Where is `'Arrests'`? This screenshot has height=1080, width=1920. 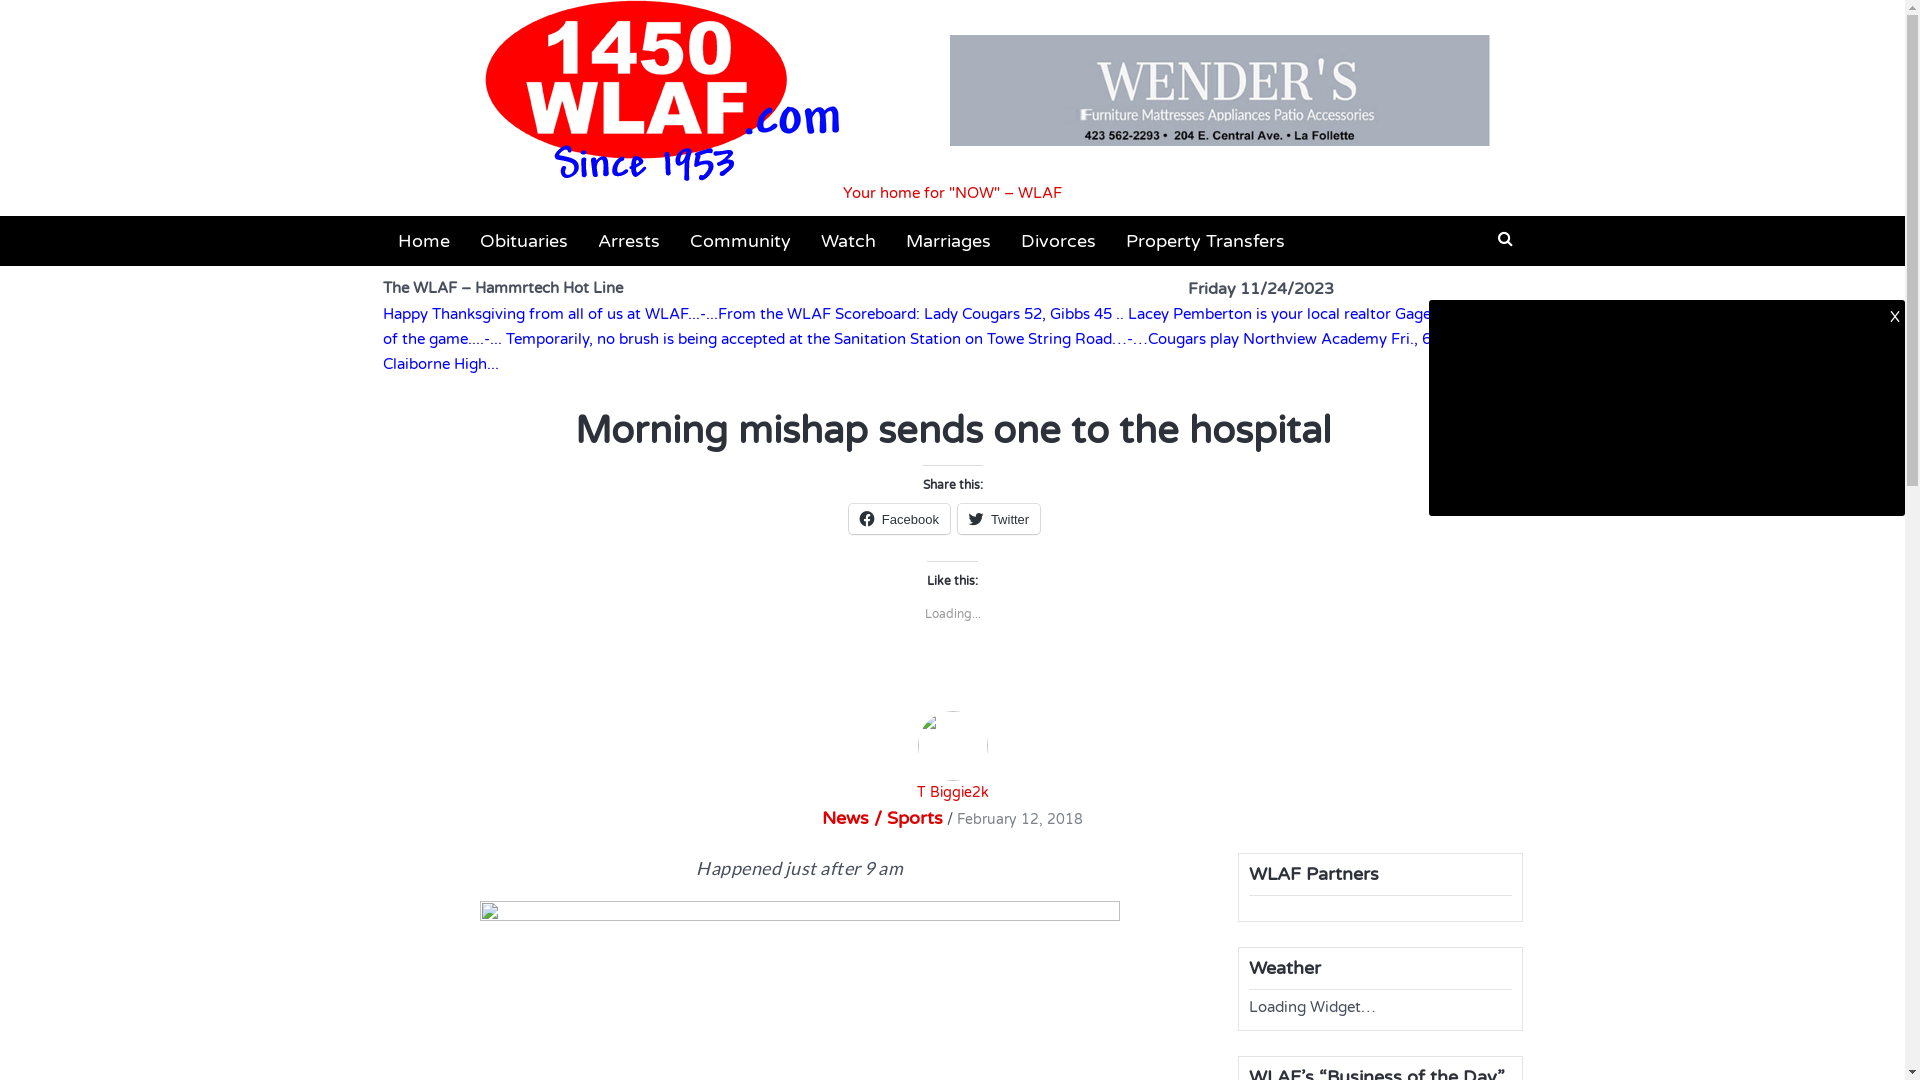
'Arrests' is located at coordinates (627, 239).